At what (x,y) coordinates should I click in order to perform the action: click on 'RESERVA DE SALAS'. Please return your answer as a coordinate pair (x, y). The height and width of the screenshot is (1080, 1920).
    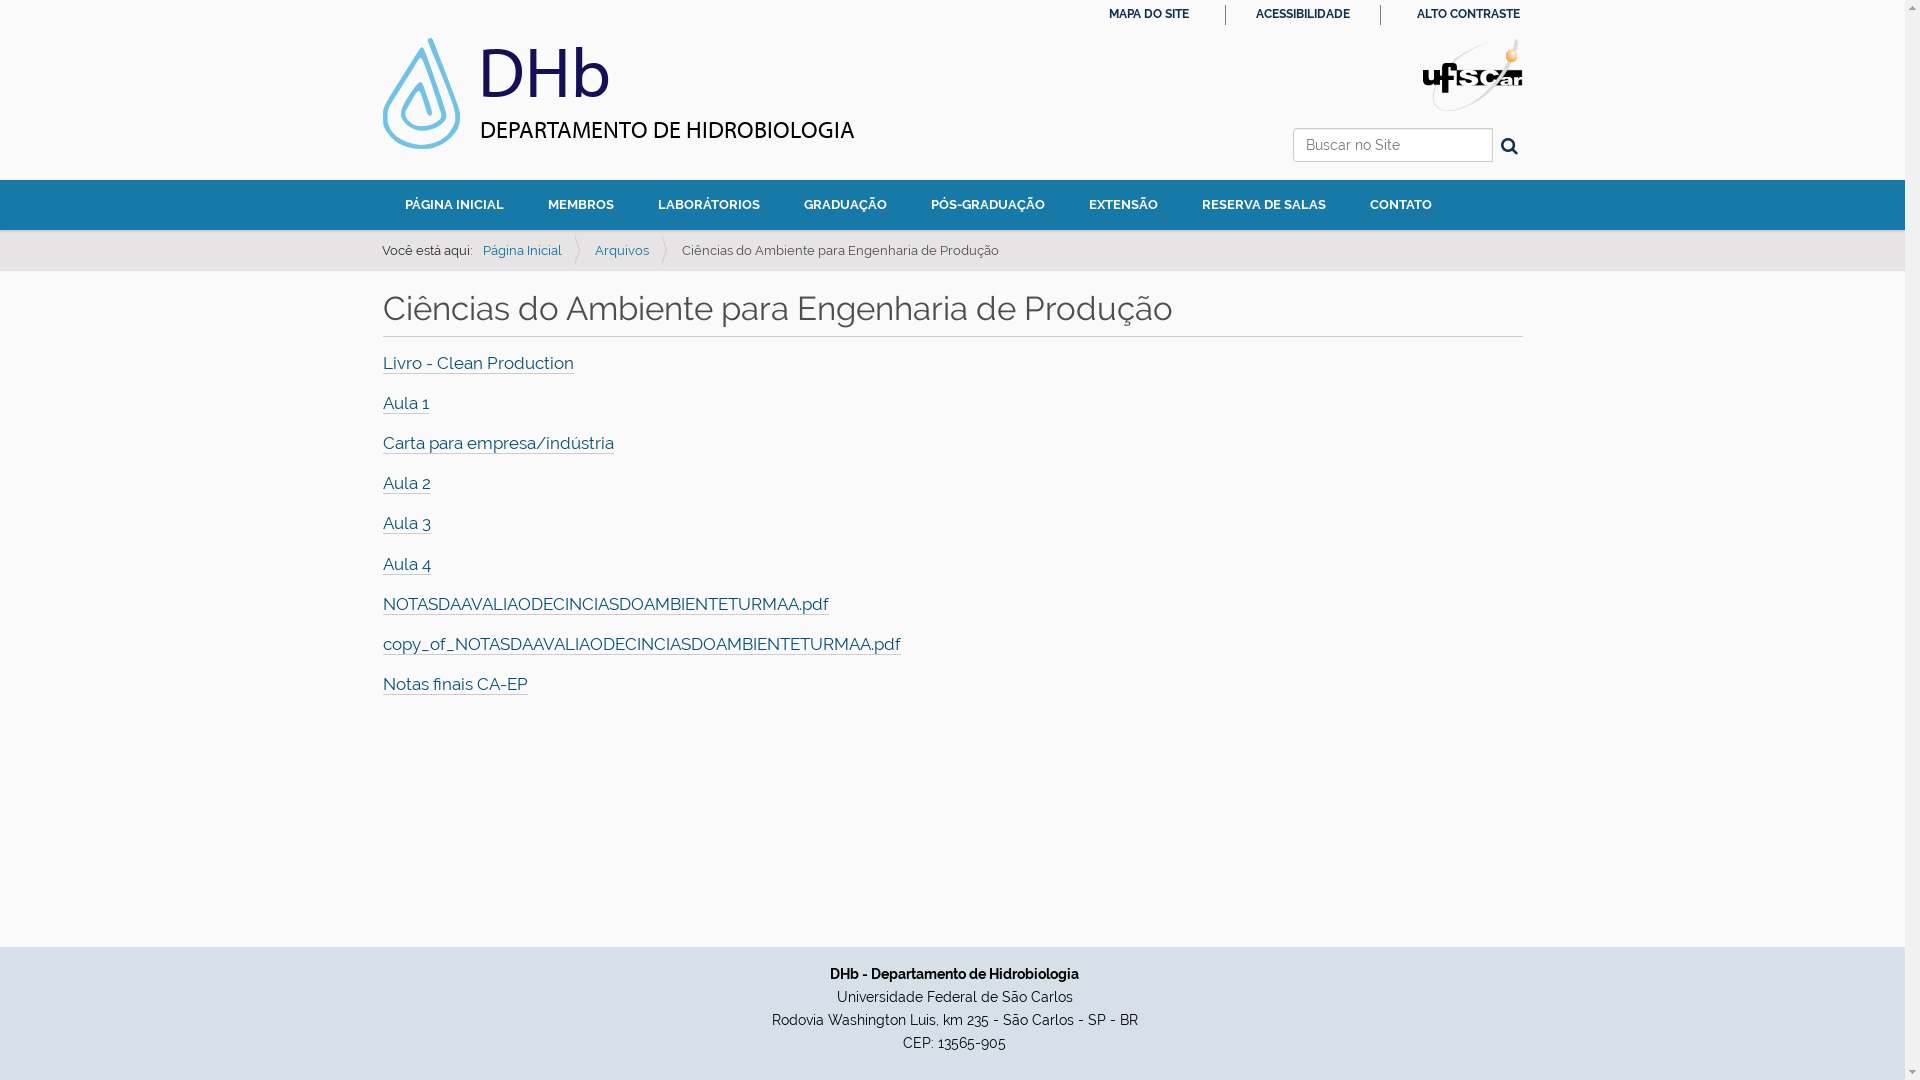
    Looking at the image, I should click on (1262, 204).